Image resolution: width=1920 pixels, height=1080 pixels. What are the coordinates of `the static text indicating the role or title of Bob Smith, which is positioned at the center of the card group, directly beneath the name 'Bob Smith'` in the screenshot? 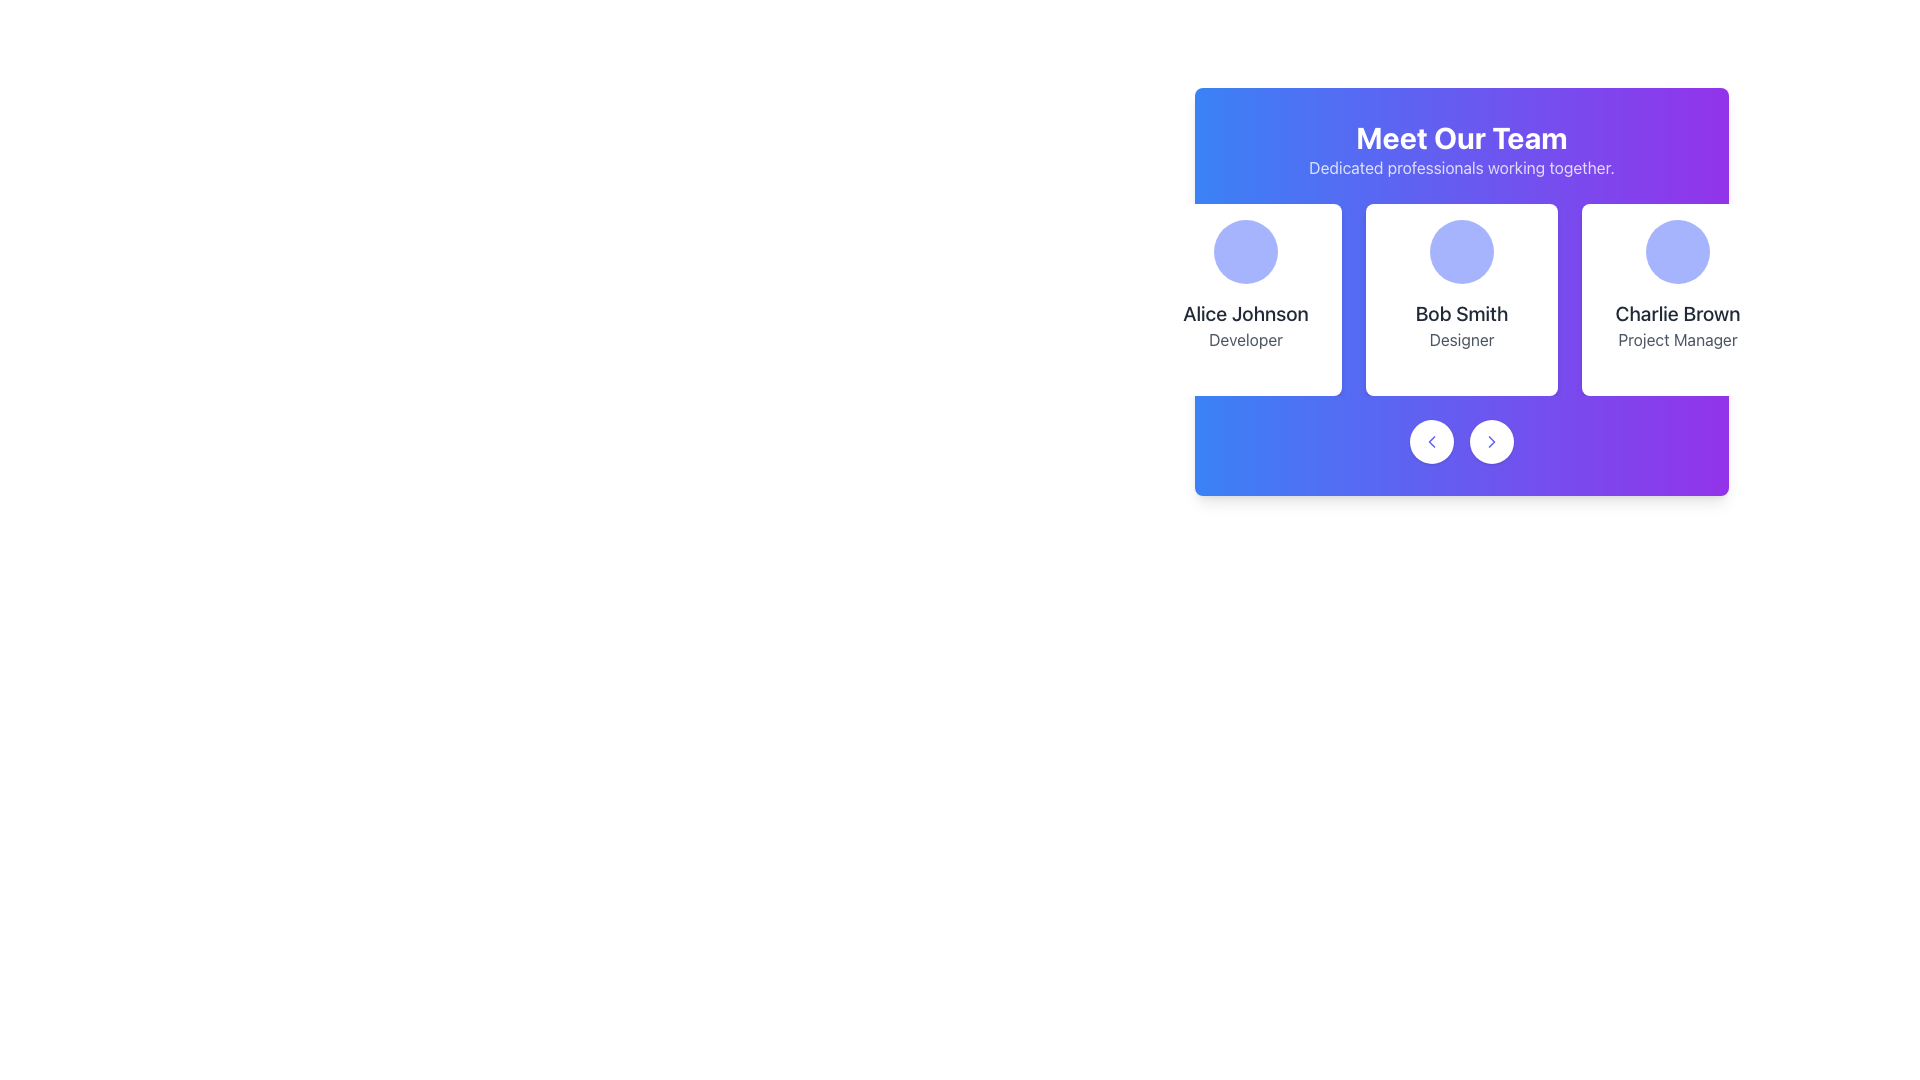 It's located at (1462, 338).